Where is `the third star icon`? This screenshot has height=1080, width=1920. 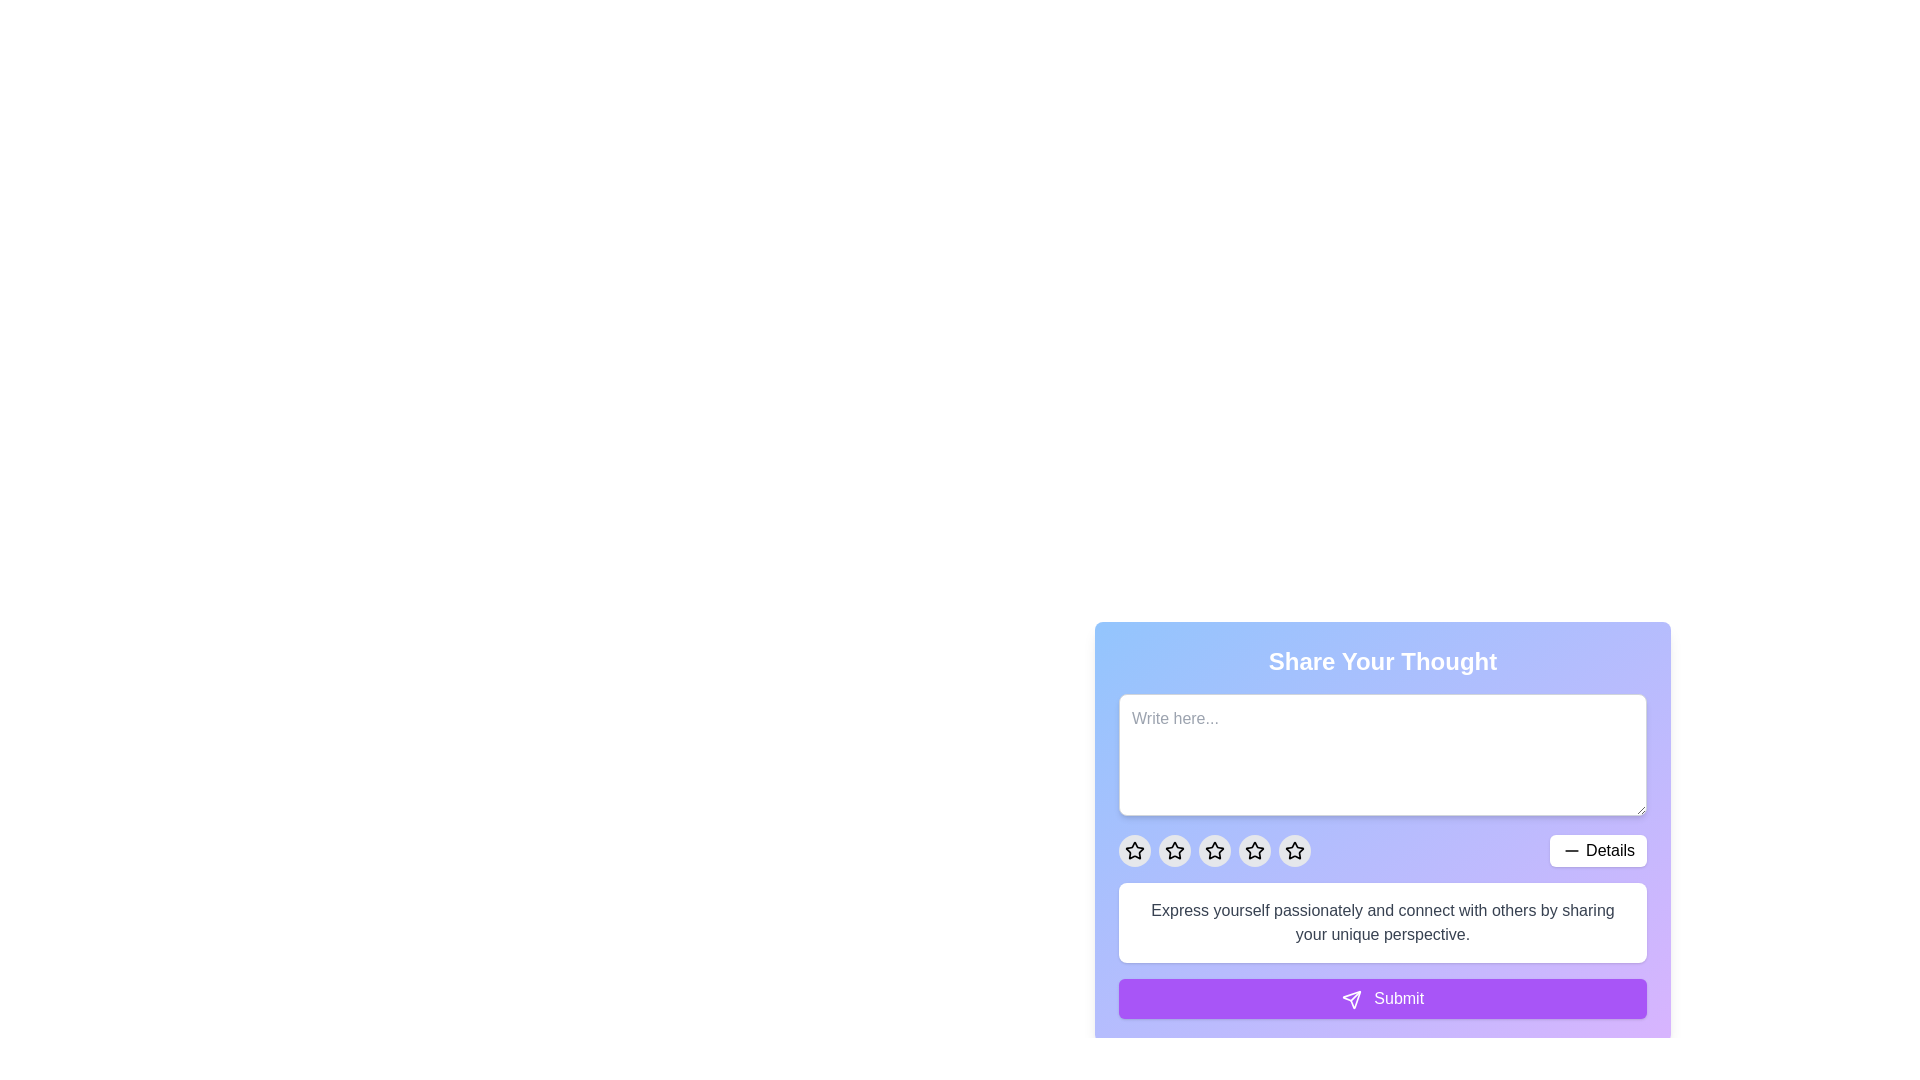
the third star icon is located at coordinates (1213, 851).